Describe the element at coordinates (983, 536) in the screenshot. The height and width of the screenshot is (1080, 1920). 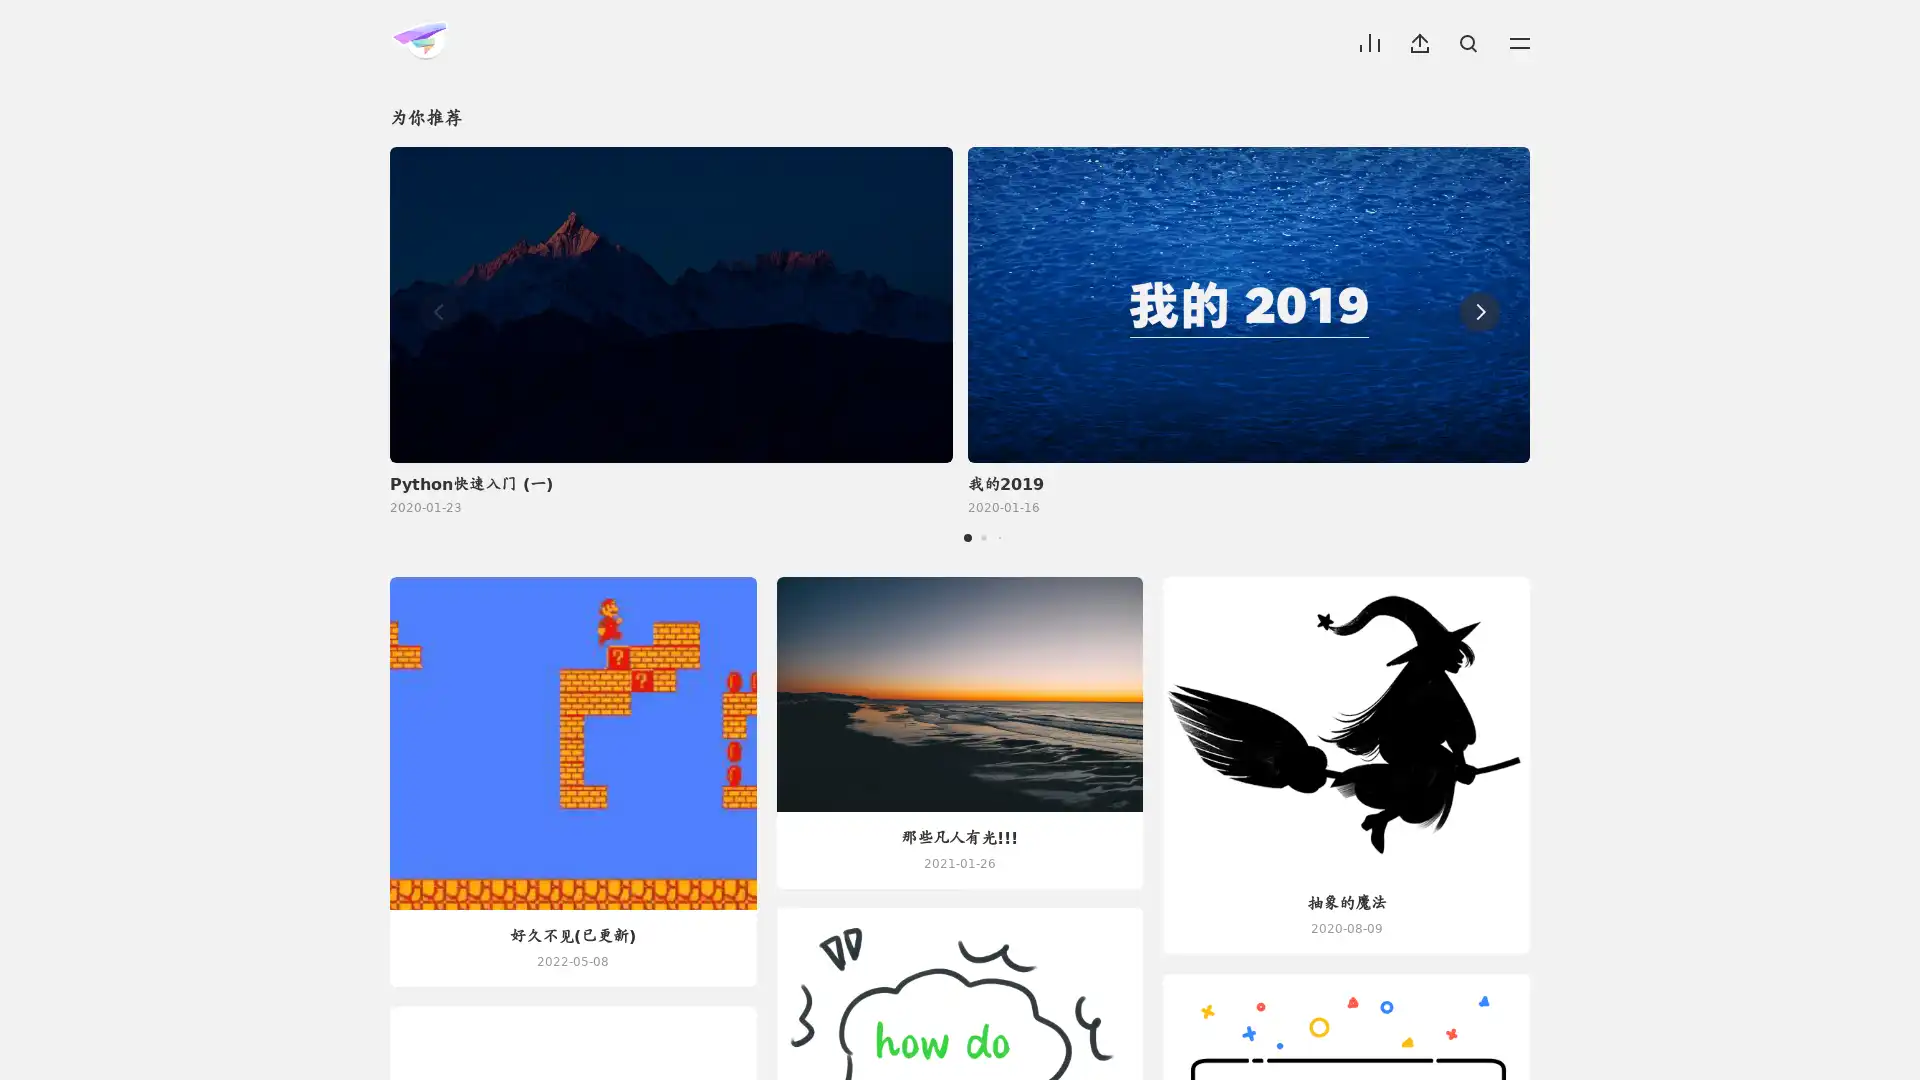
I see `Go to slide 2` at that location.